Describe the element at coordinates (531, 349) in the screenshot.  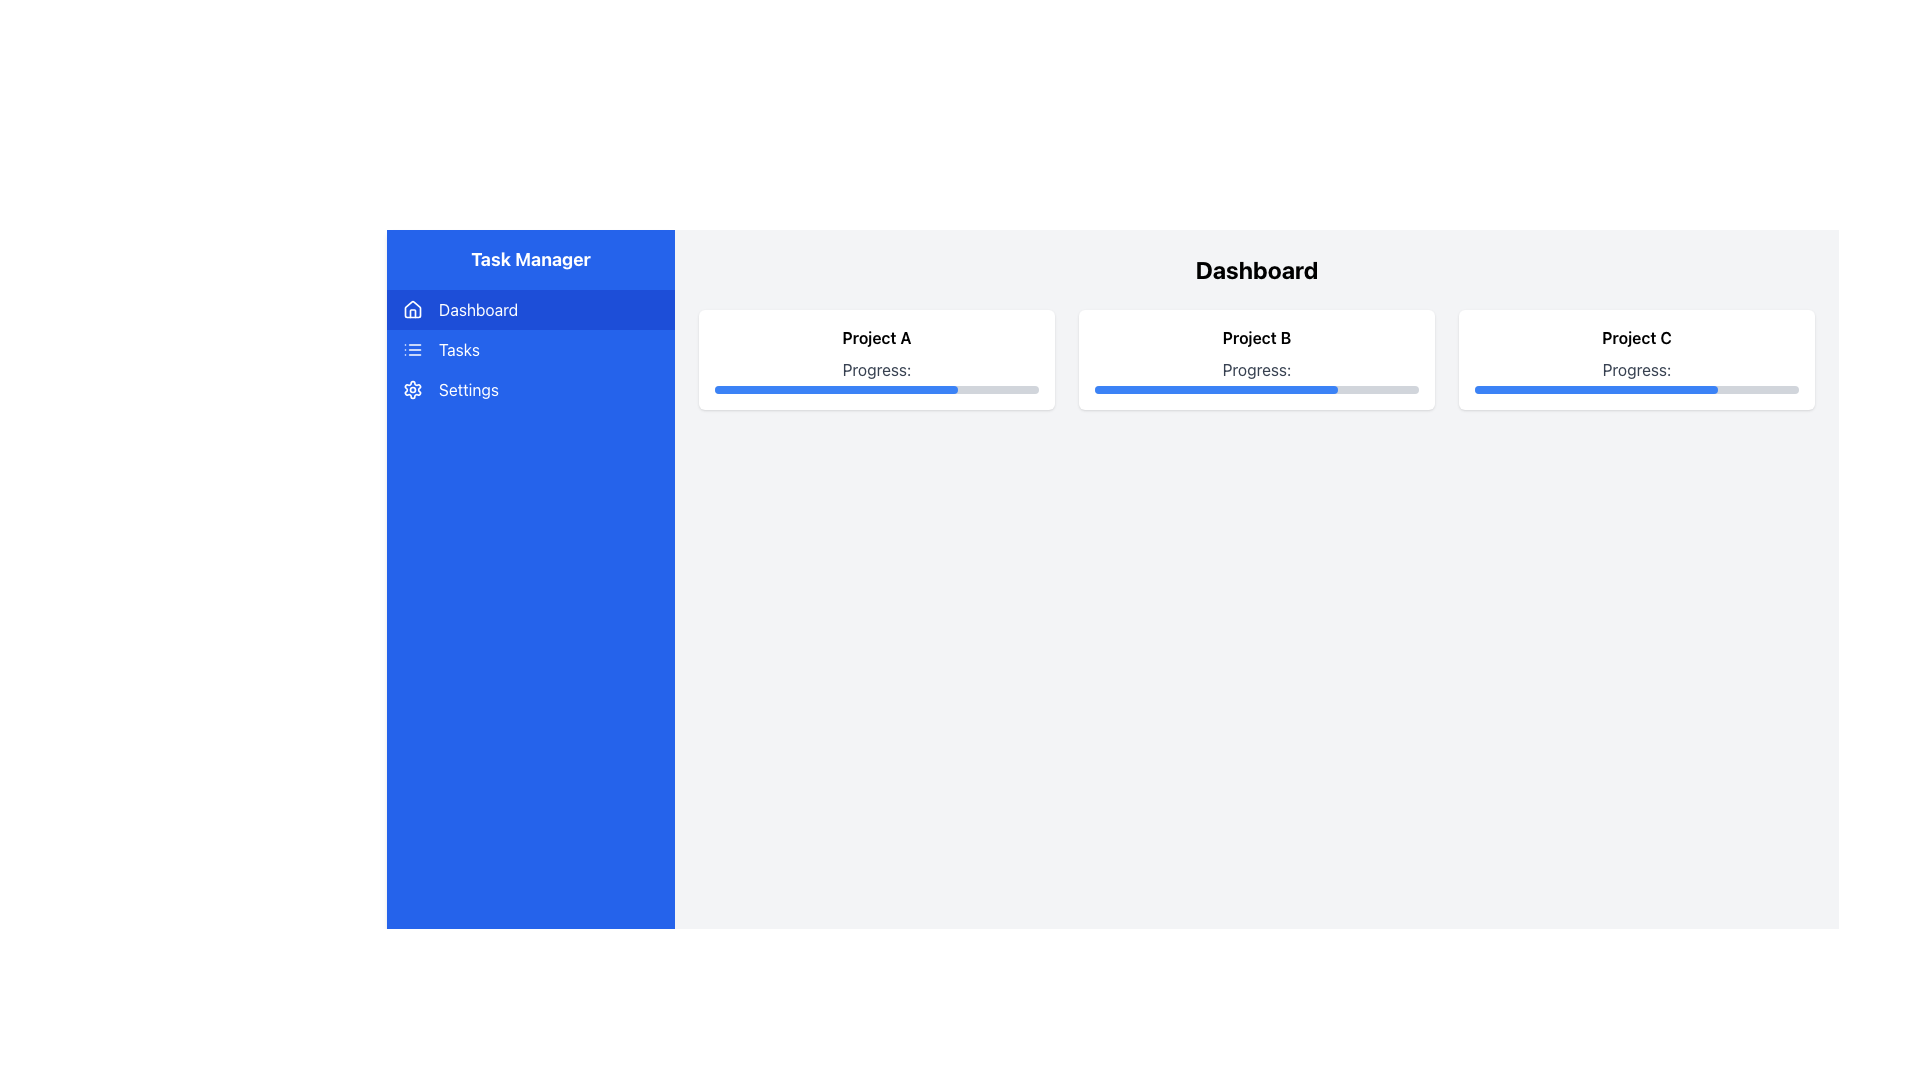
I see `the navigation button for the task management section, located in the vertical menu below the 'Dashboard' button and above the 'Settings' button, to trigger the hover background effect` at that location.